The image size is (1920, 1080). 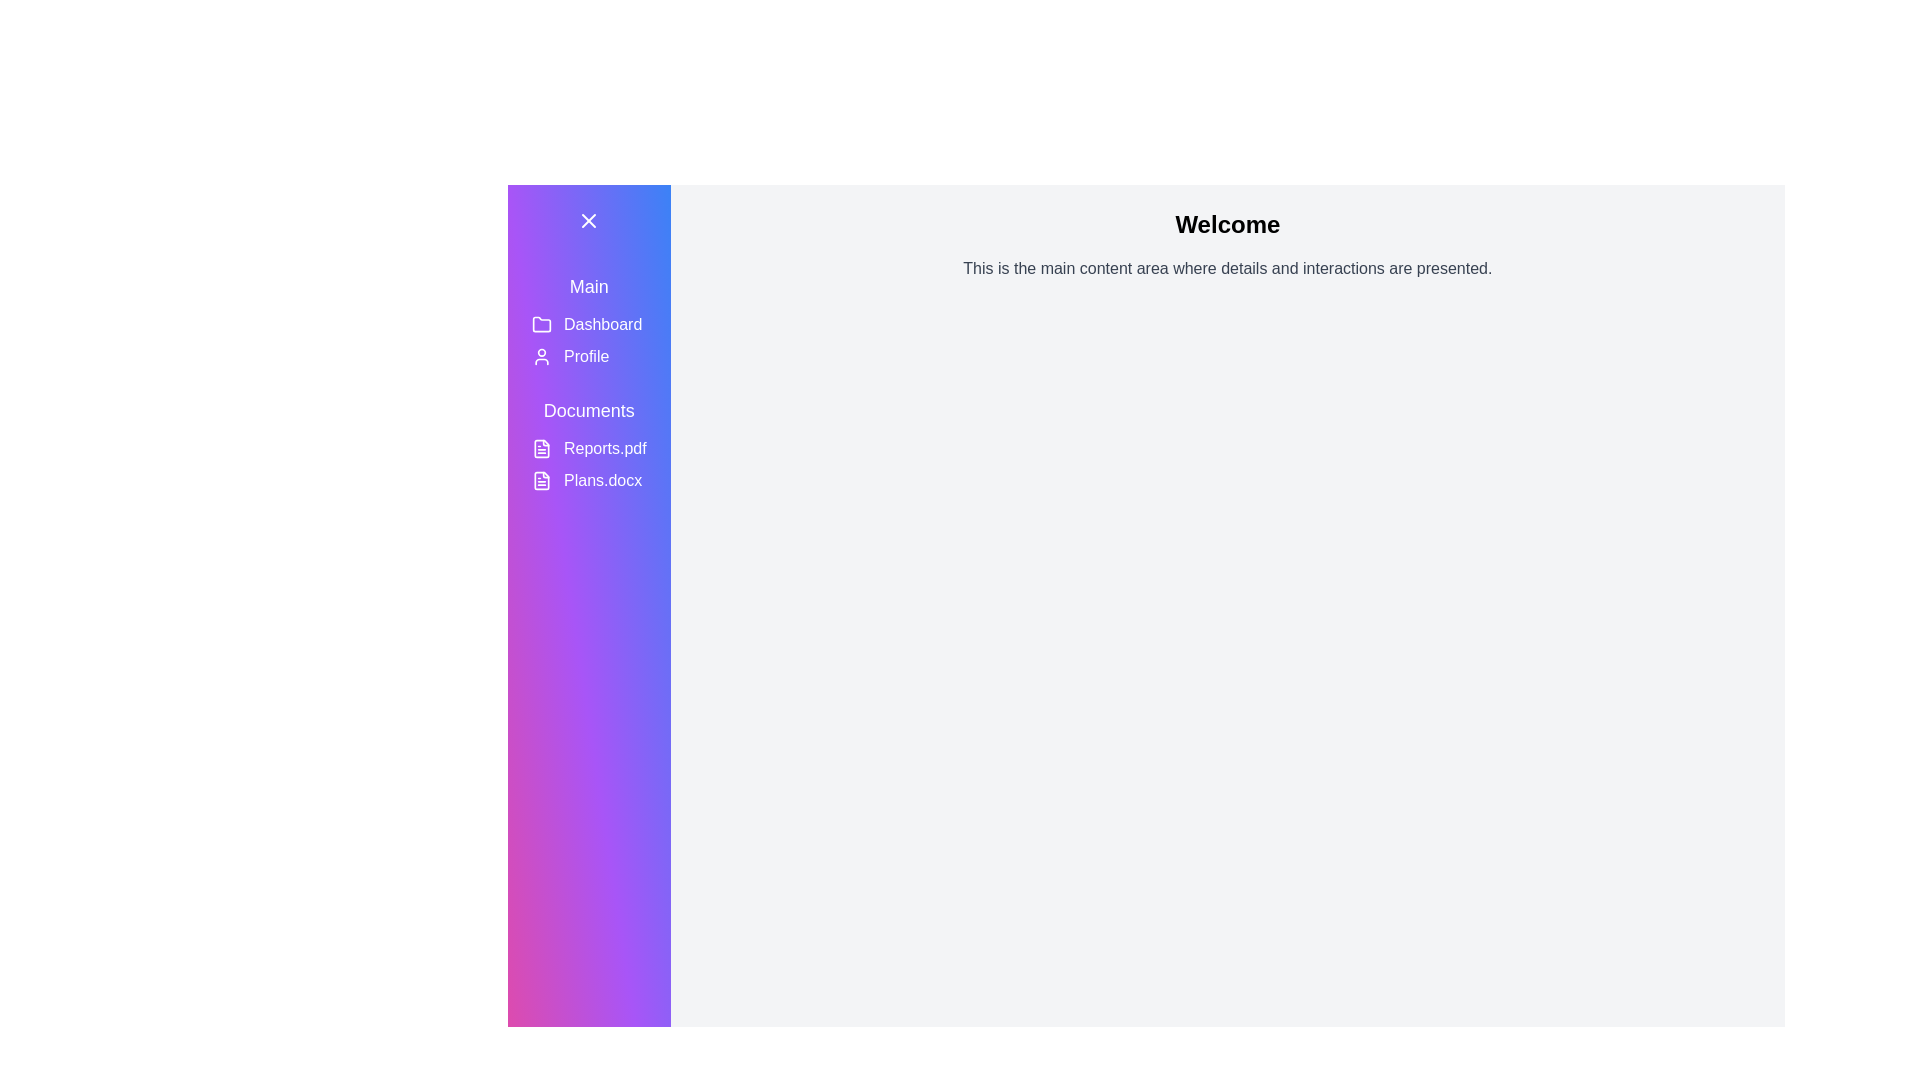 I want to click on the 'Profile' icon located in the vertical navigation bar, positioned to the left of the 'Profile' text label, so click(x=542, y=356).